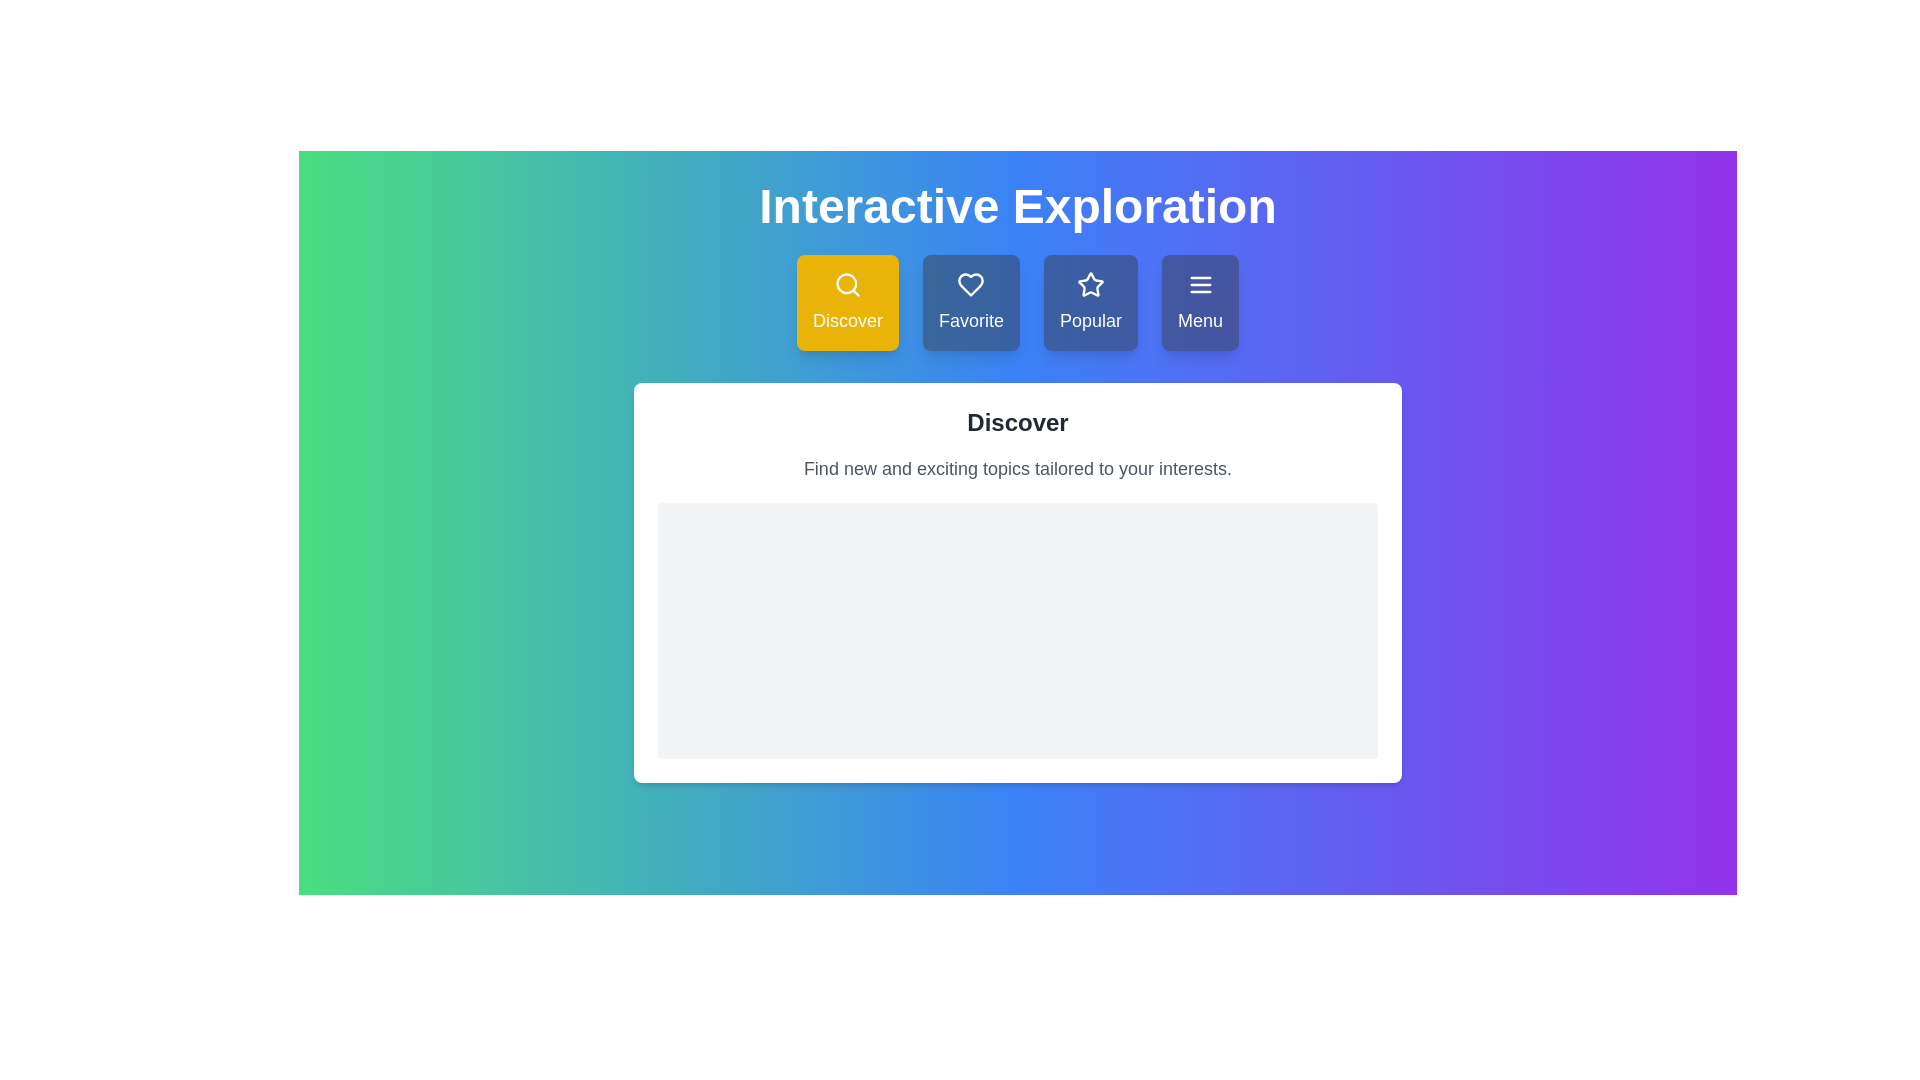  What do you see at coordinates (971, 303) in the screenshot?
I see `the tab labeled Favorite` at bounding box center [971, 303].